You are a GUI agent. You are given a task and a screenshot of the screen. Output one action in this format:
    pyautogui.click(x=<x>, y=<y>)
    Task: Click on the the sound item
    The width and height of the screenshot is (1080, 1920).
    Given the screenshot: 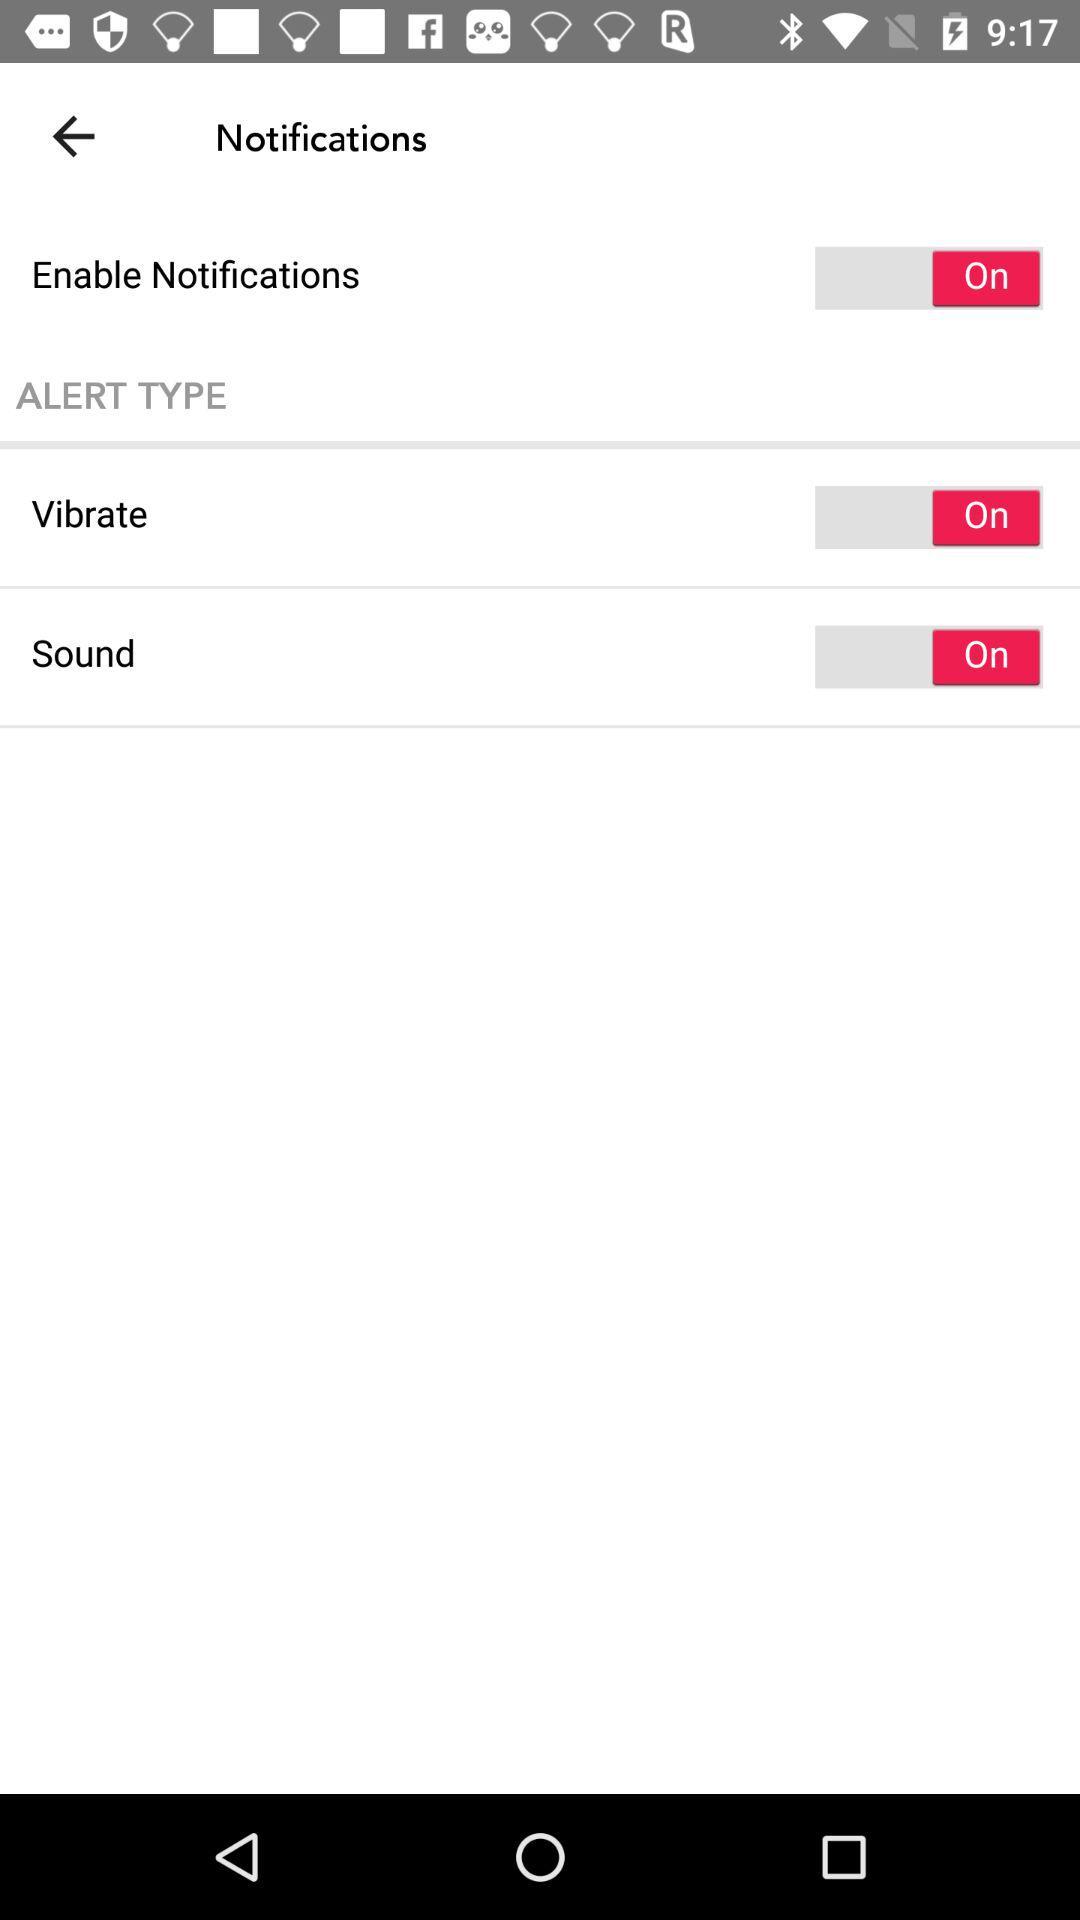 What is the action you would take?
    pyautogui.click(x=540, y=657)
    